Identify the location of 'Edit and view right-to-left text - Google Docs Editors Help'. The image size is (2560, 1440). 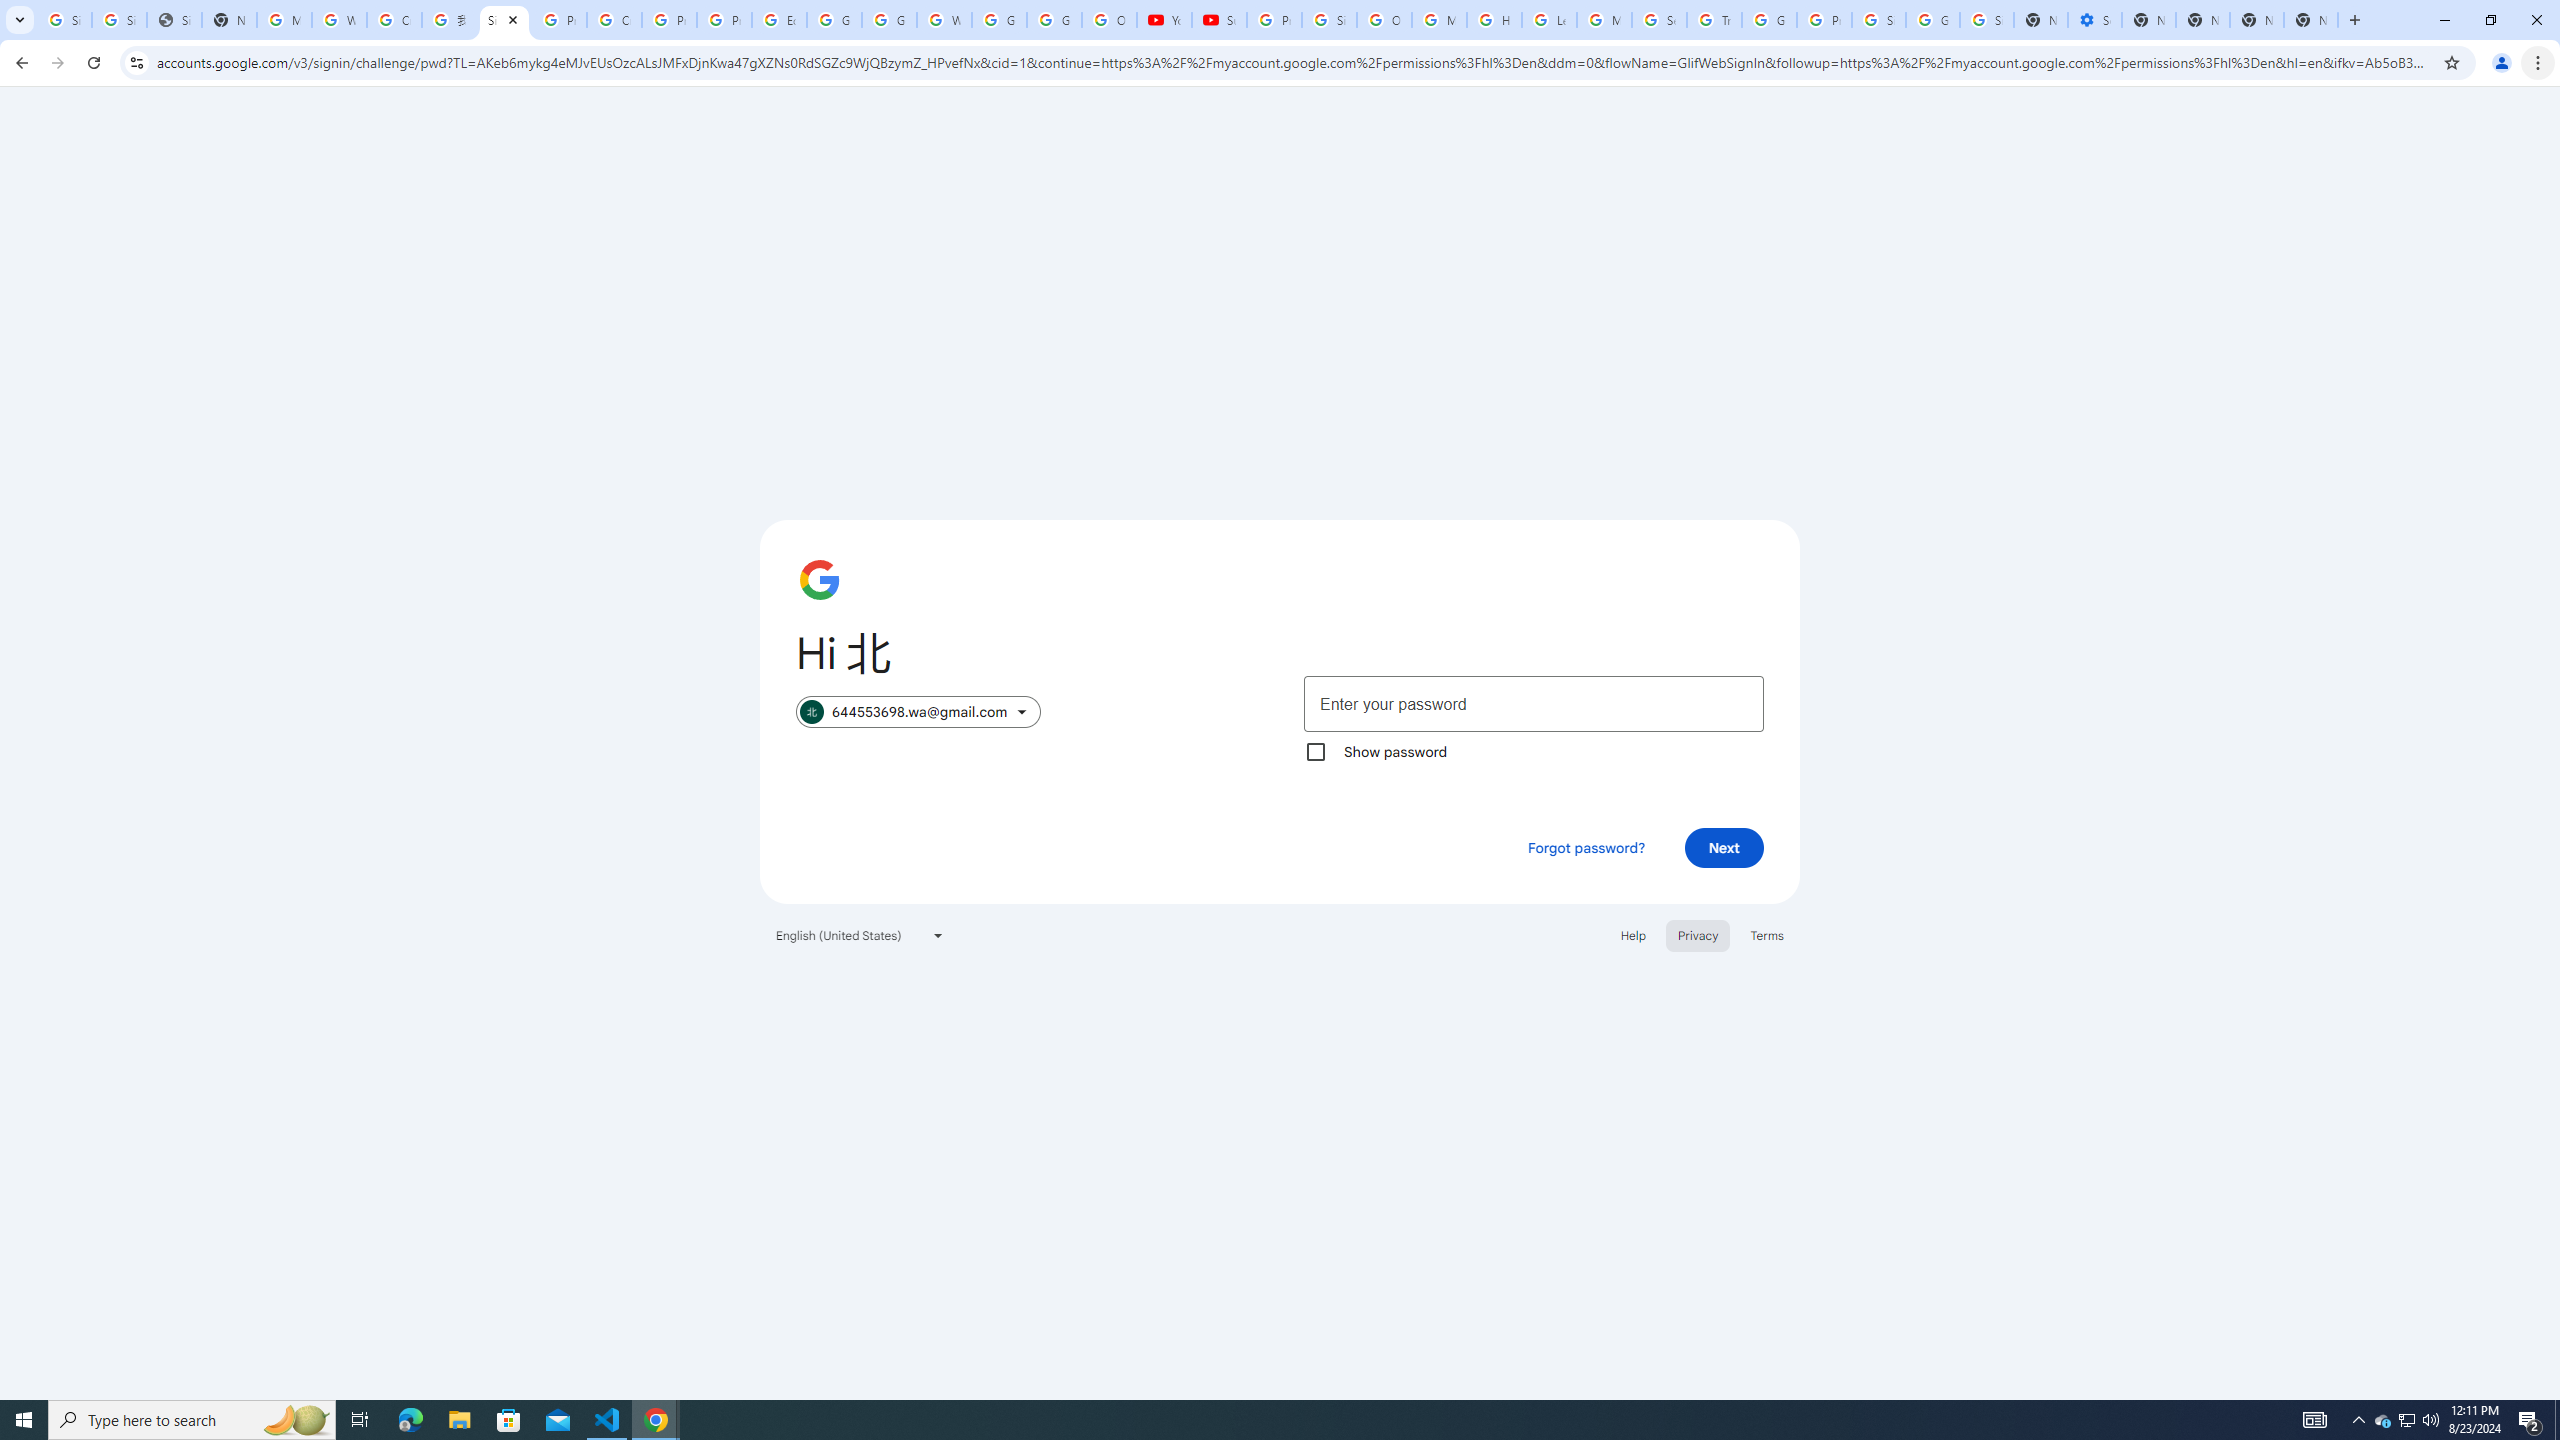
(778, 19).